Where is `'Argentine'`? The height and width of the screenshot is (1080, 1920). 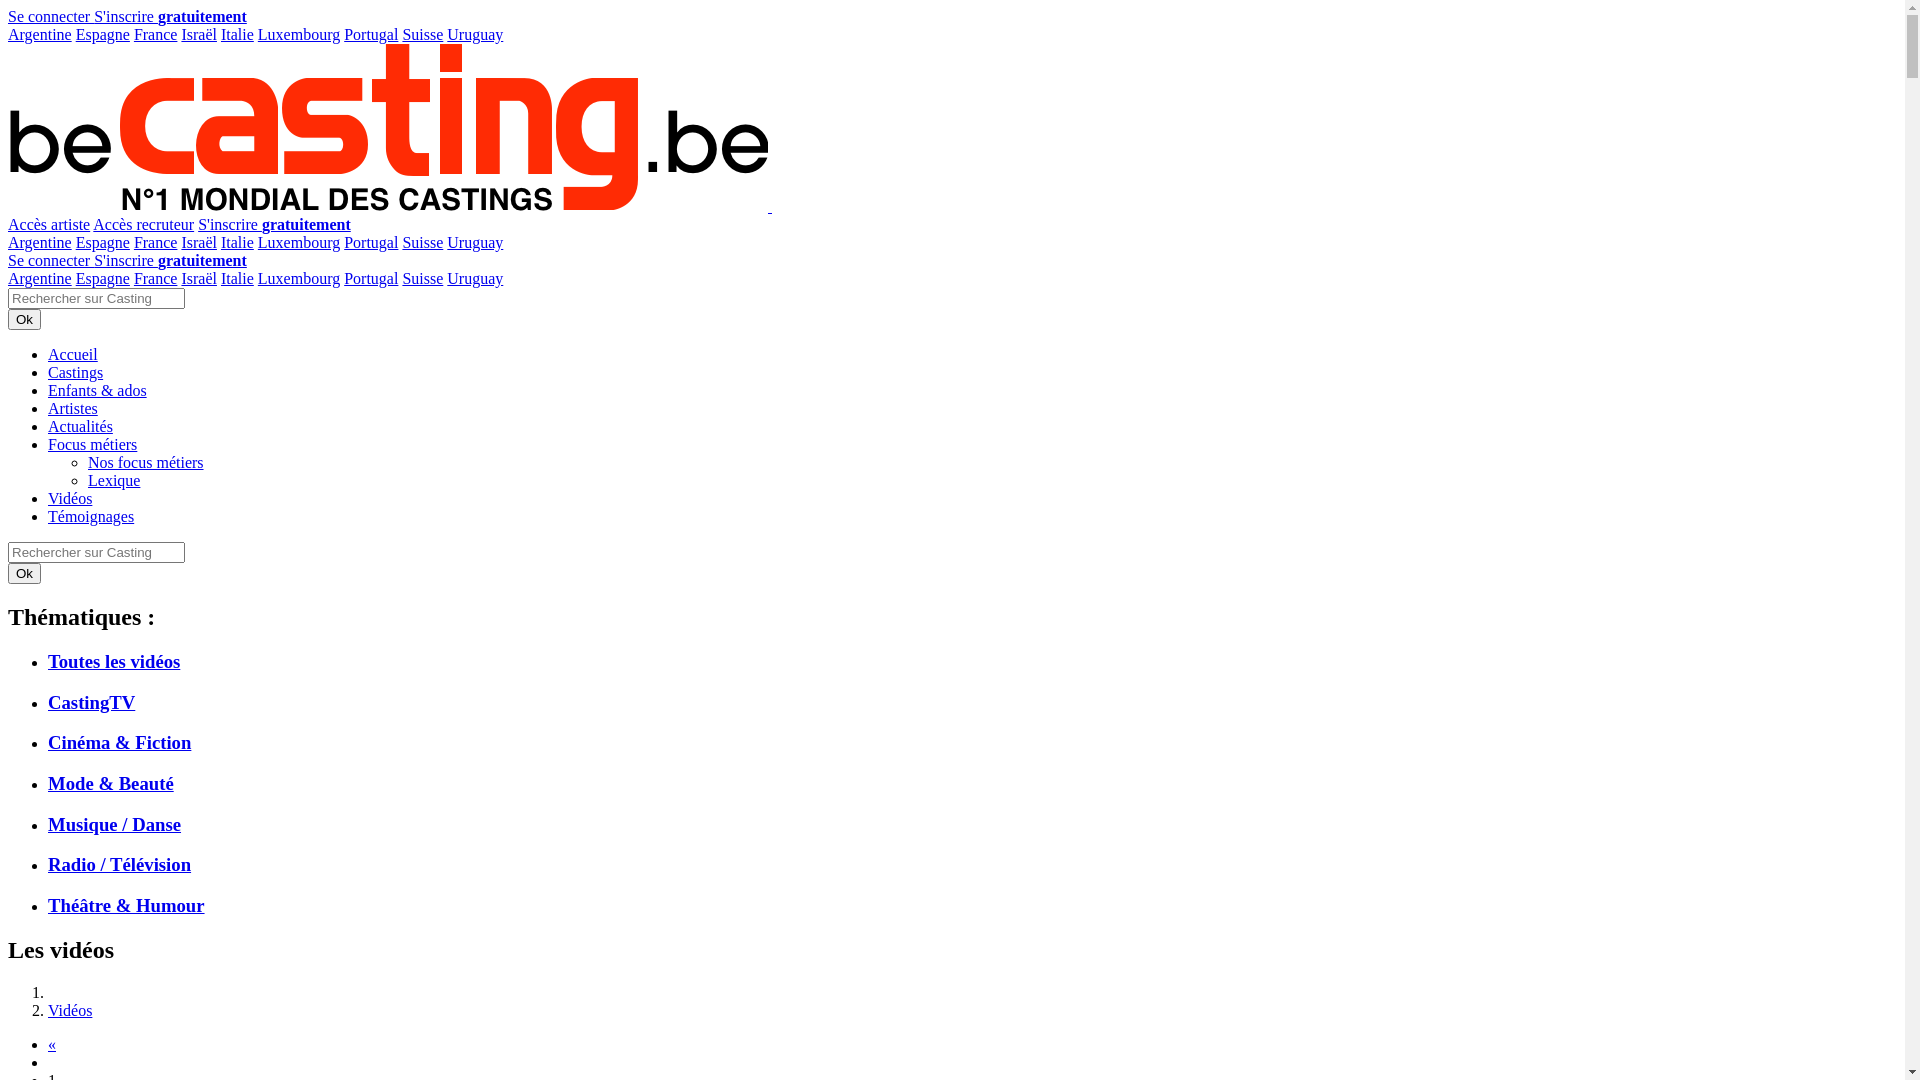
'Argentine' is located at coordinates (39, 34).